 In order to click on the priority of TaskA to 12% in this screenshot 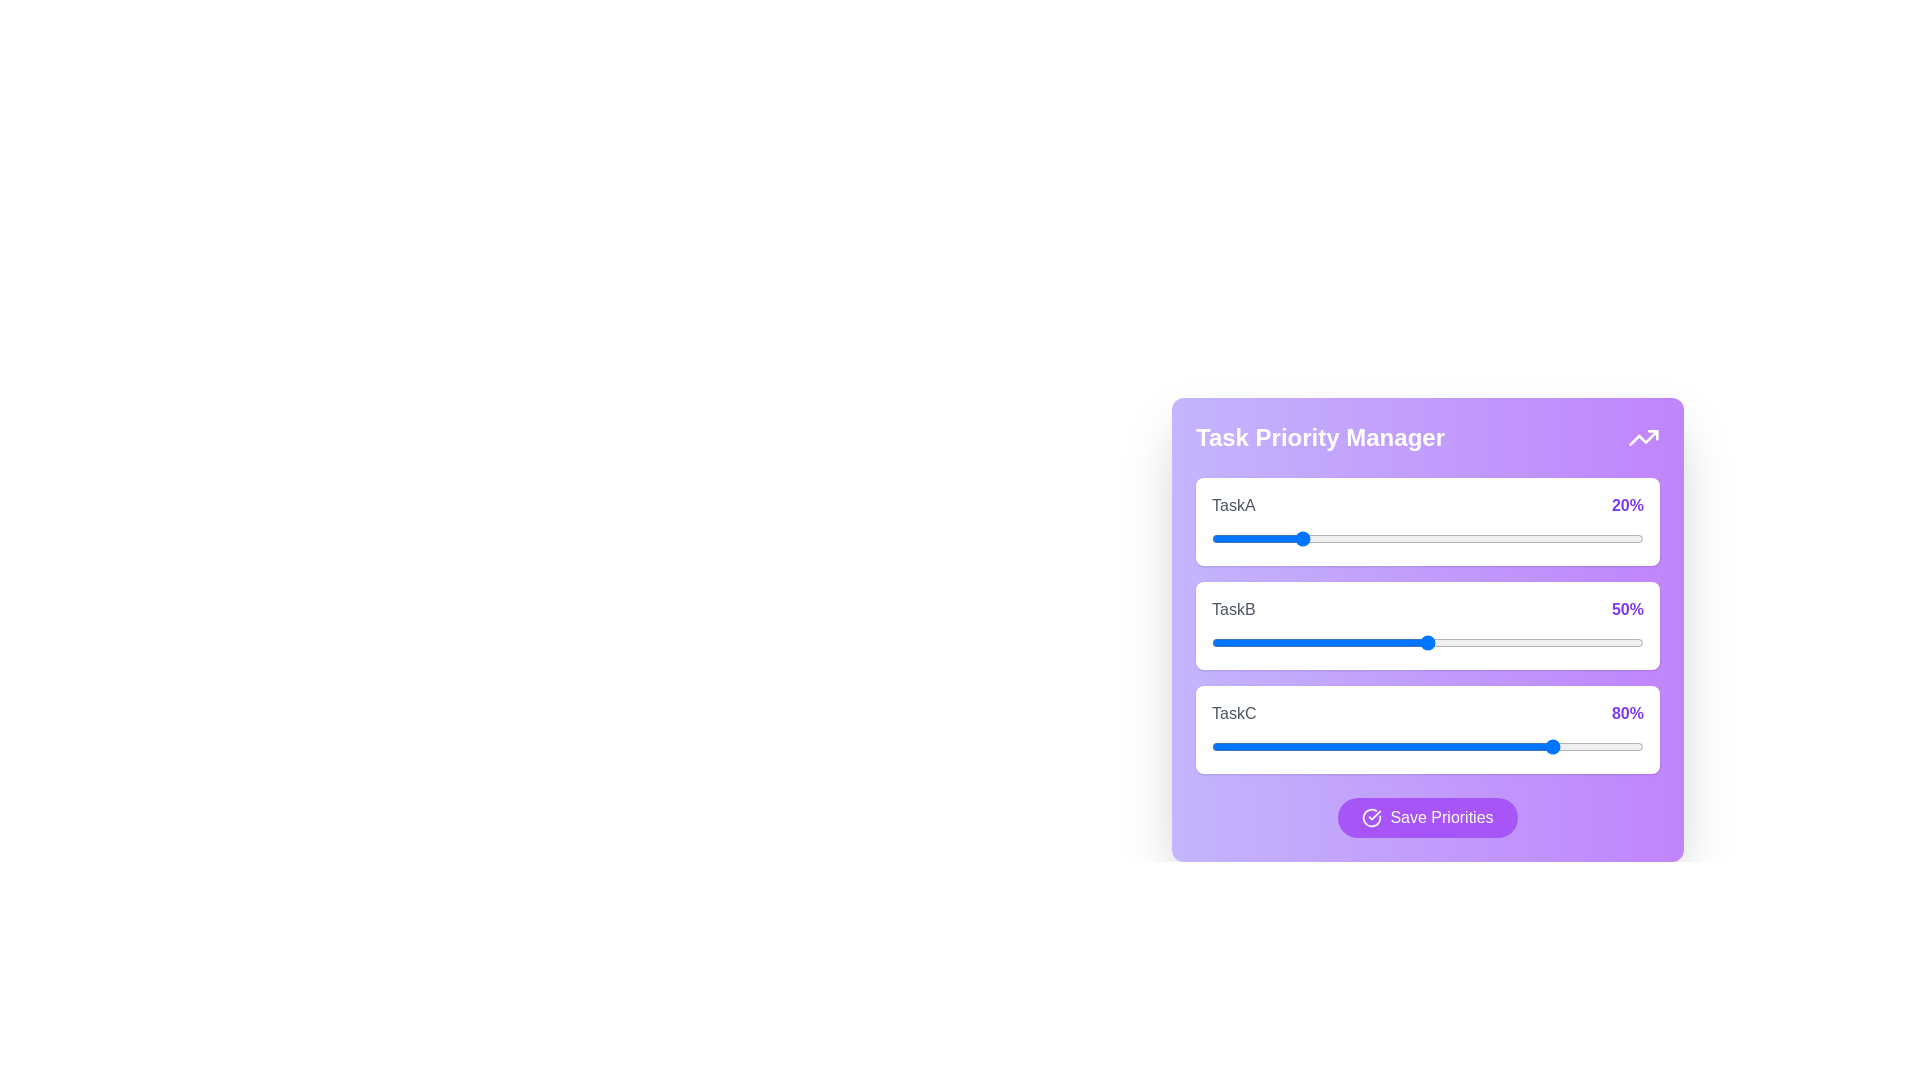, I will do `click(1262, 538)`.